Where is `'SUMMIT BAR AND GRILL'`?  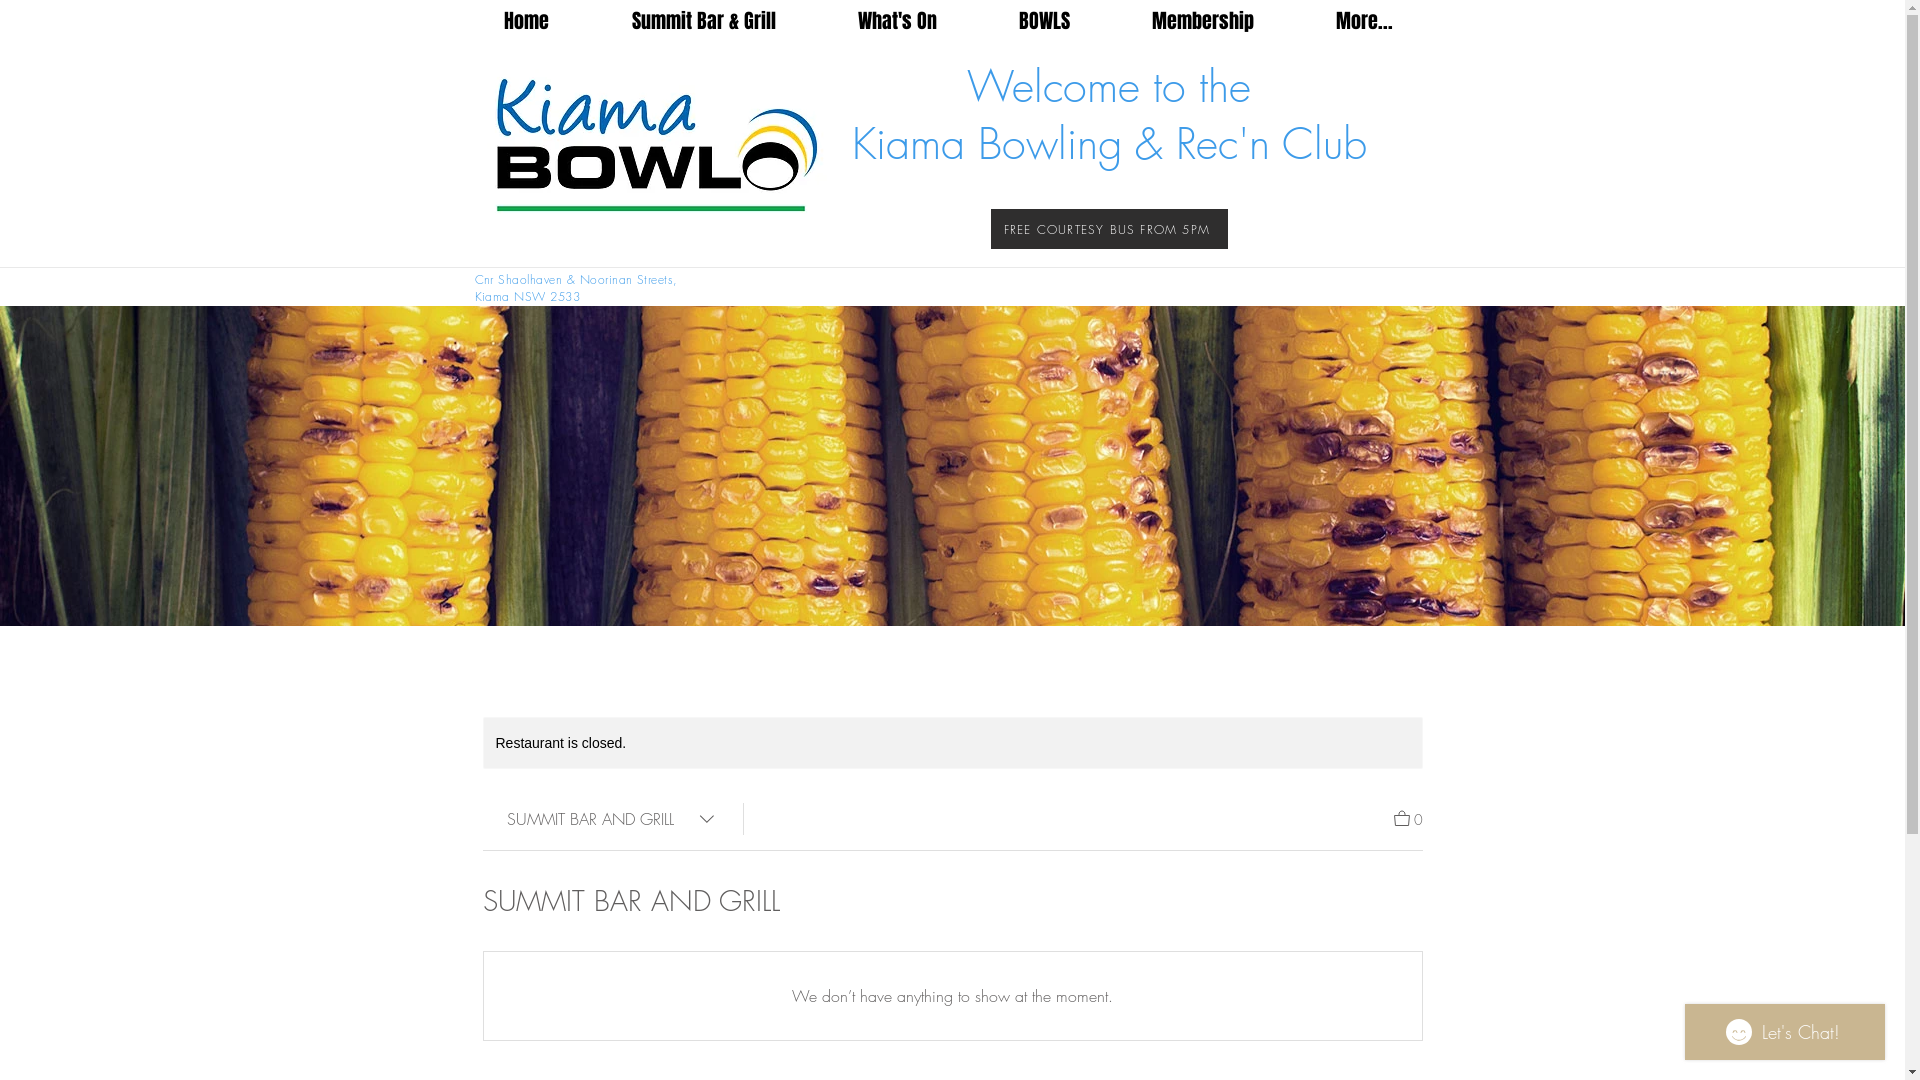
'SUMMIT BAR AND GRILL' is located at coordinates (610, 818).